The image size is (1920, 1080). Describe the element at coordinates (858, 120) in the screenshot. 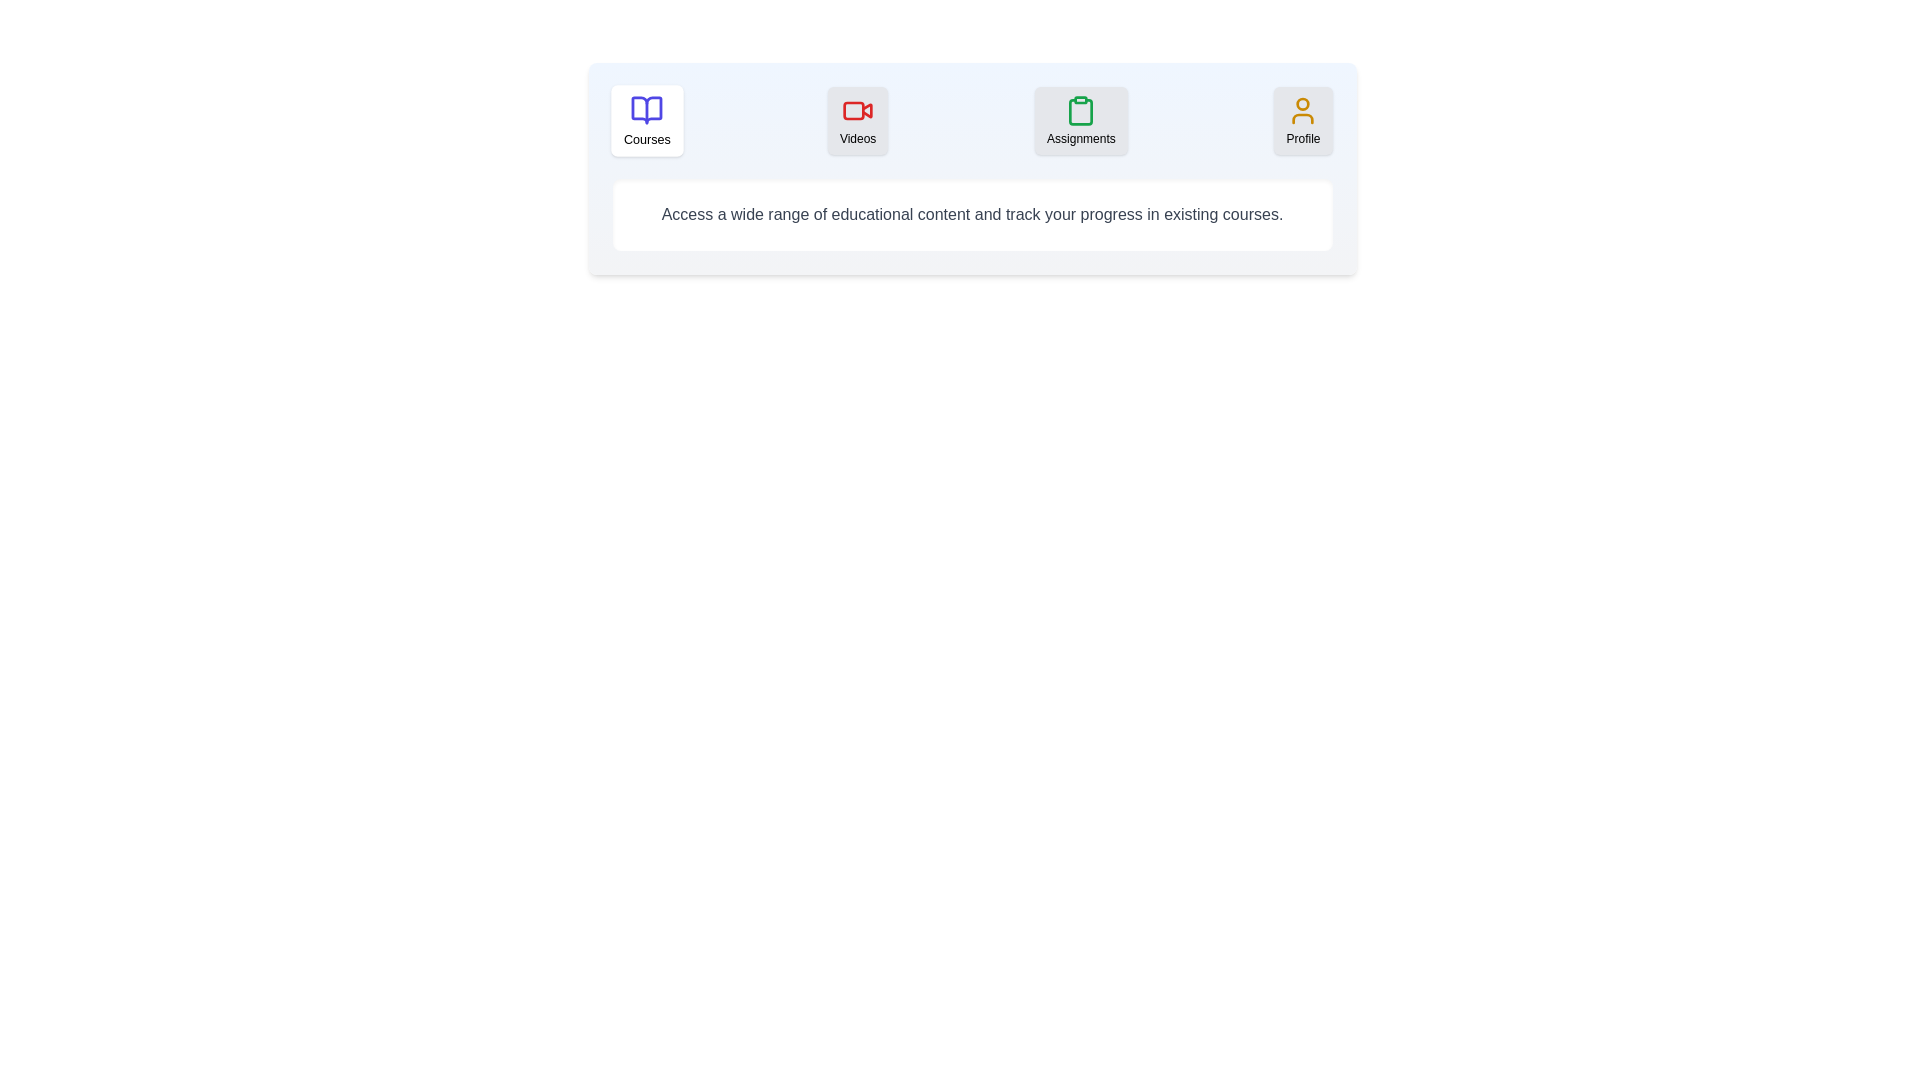

I see `the tab labeled Videos` at that location.